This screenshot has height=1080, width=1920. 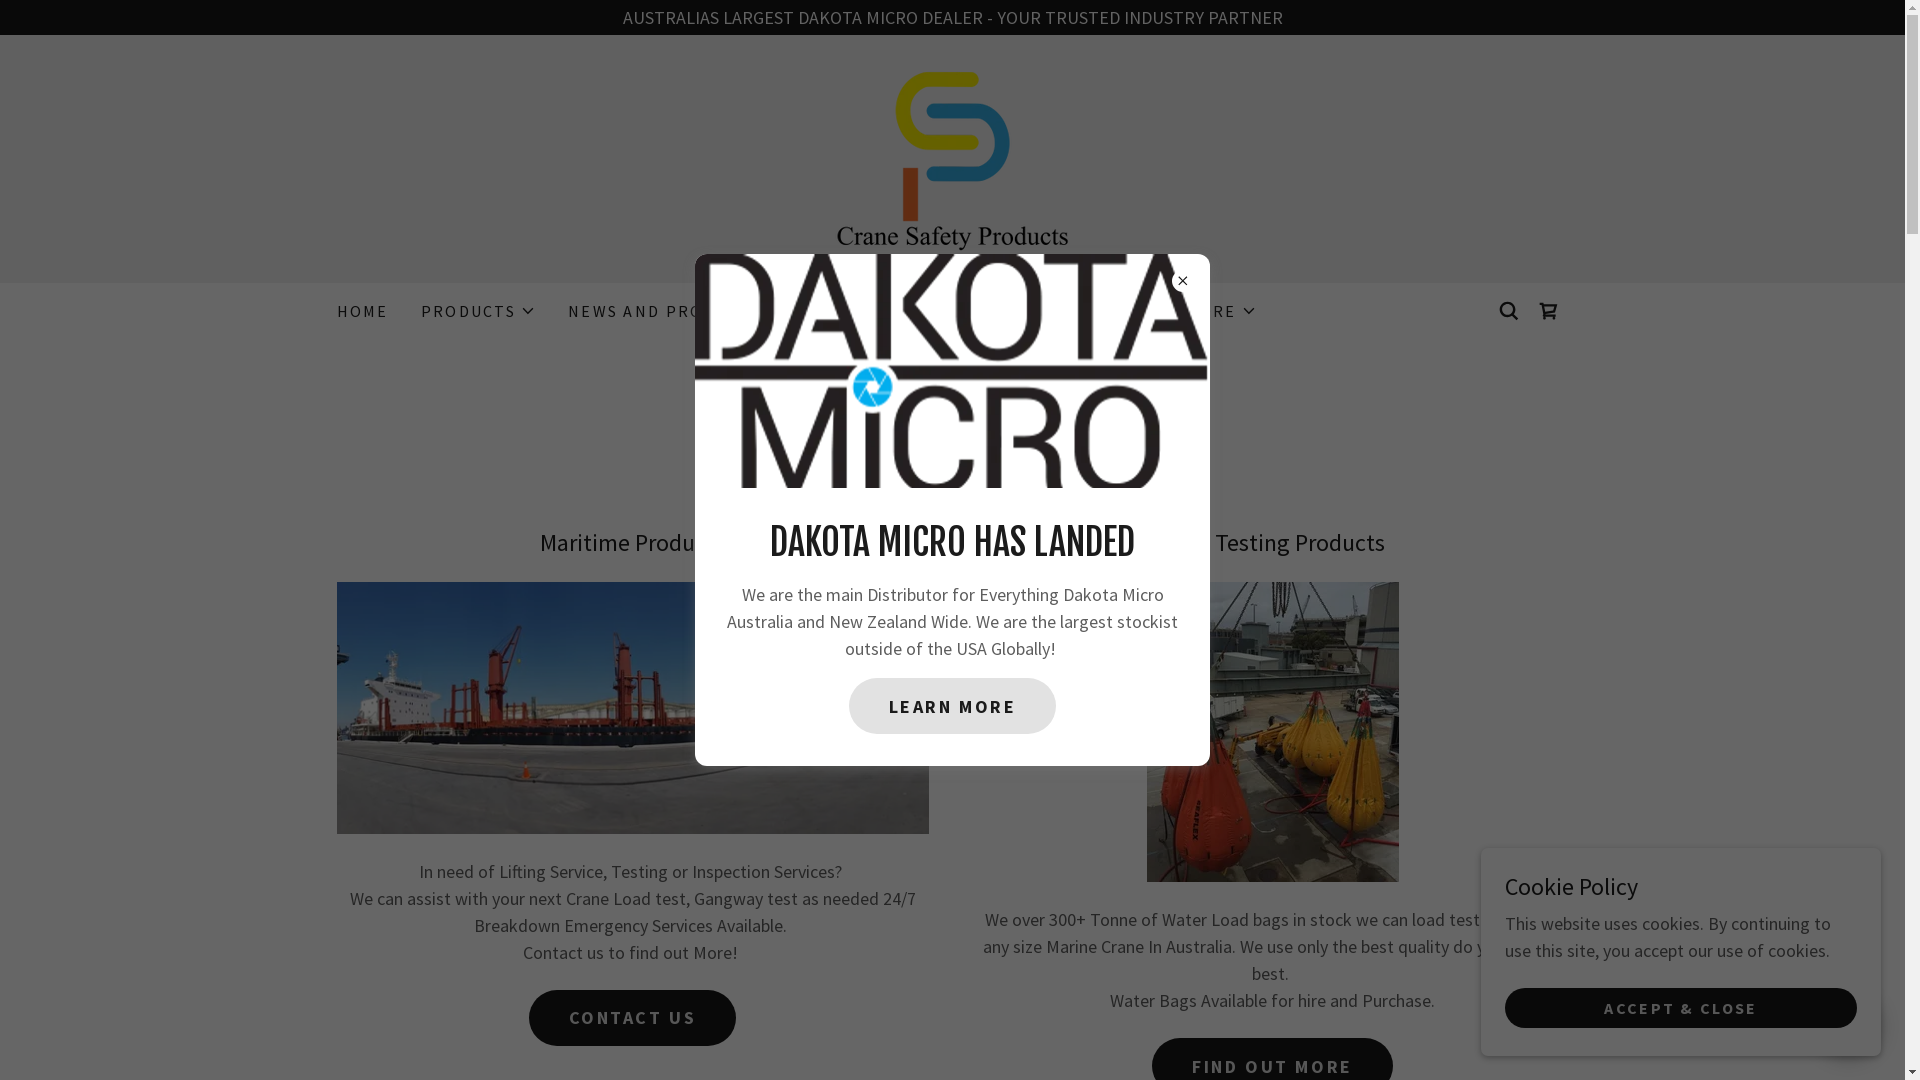 What do you see at coordinates (1680, 1007) in the screenshot?
I see `'ACCEPT & CLOSE'` at bounding box center [1680, 1007].